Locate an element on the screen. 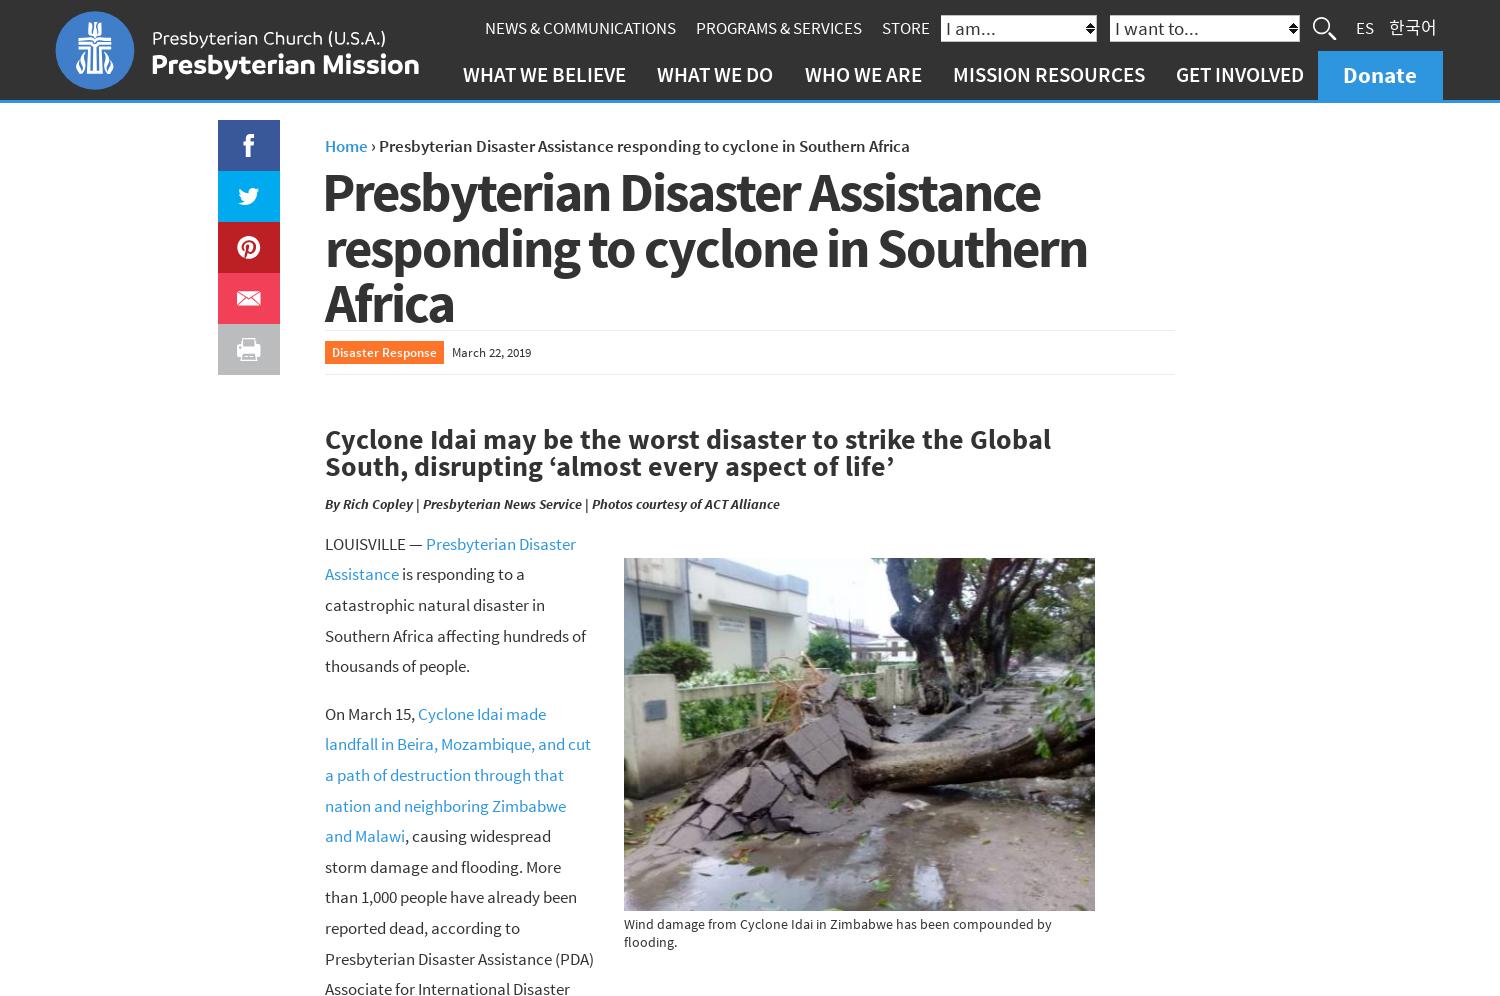 The height and width of the screenshot is (996, 1500). 'By Rich Copley | Presbyterian News Service | Photos courtesy of ACT Alliance' is located at coordinates (552, 503).